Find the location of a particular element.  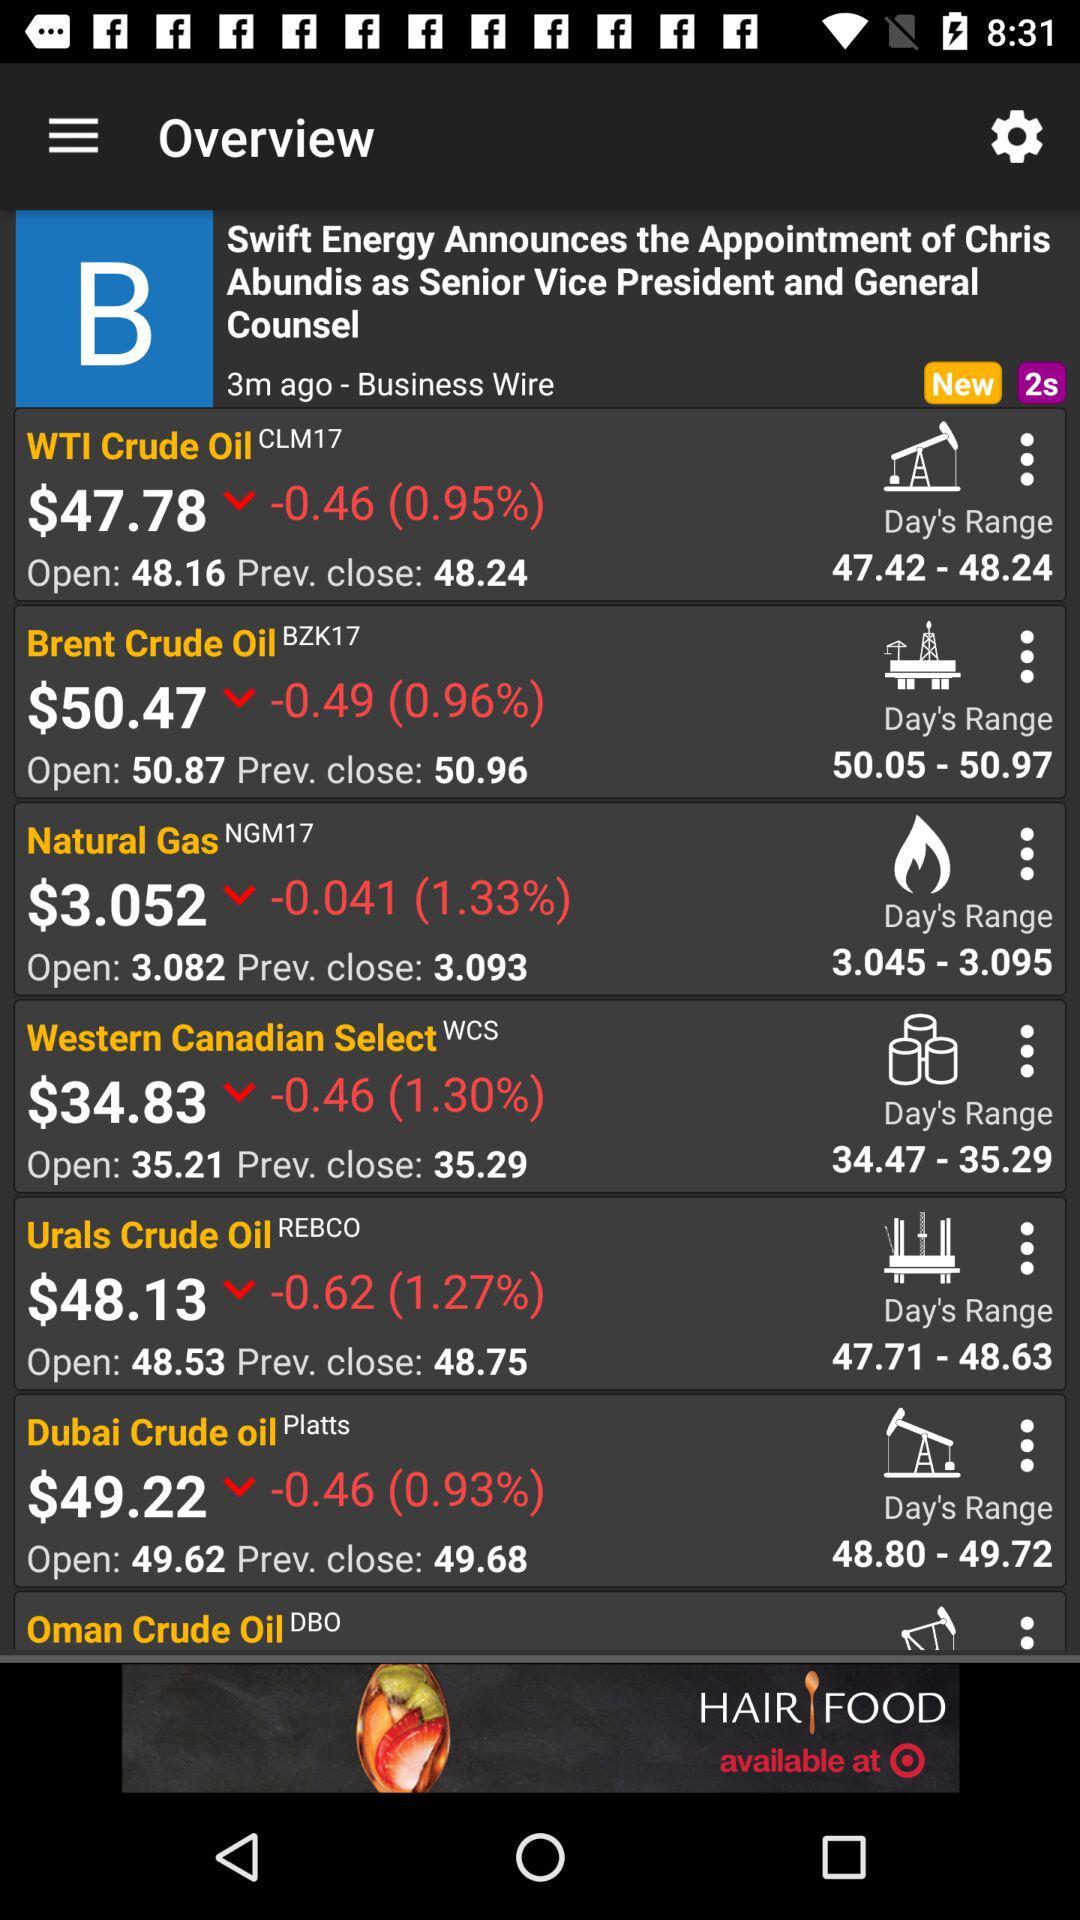

tap advertisement is located at coordinates (540, 1727).